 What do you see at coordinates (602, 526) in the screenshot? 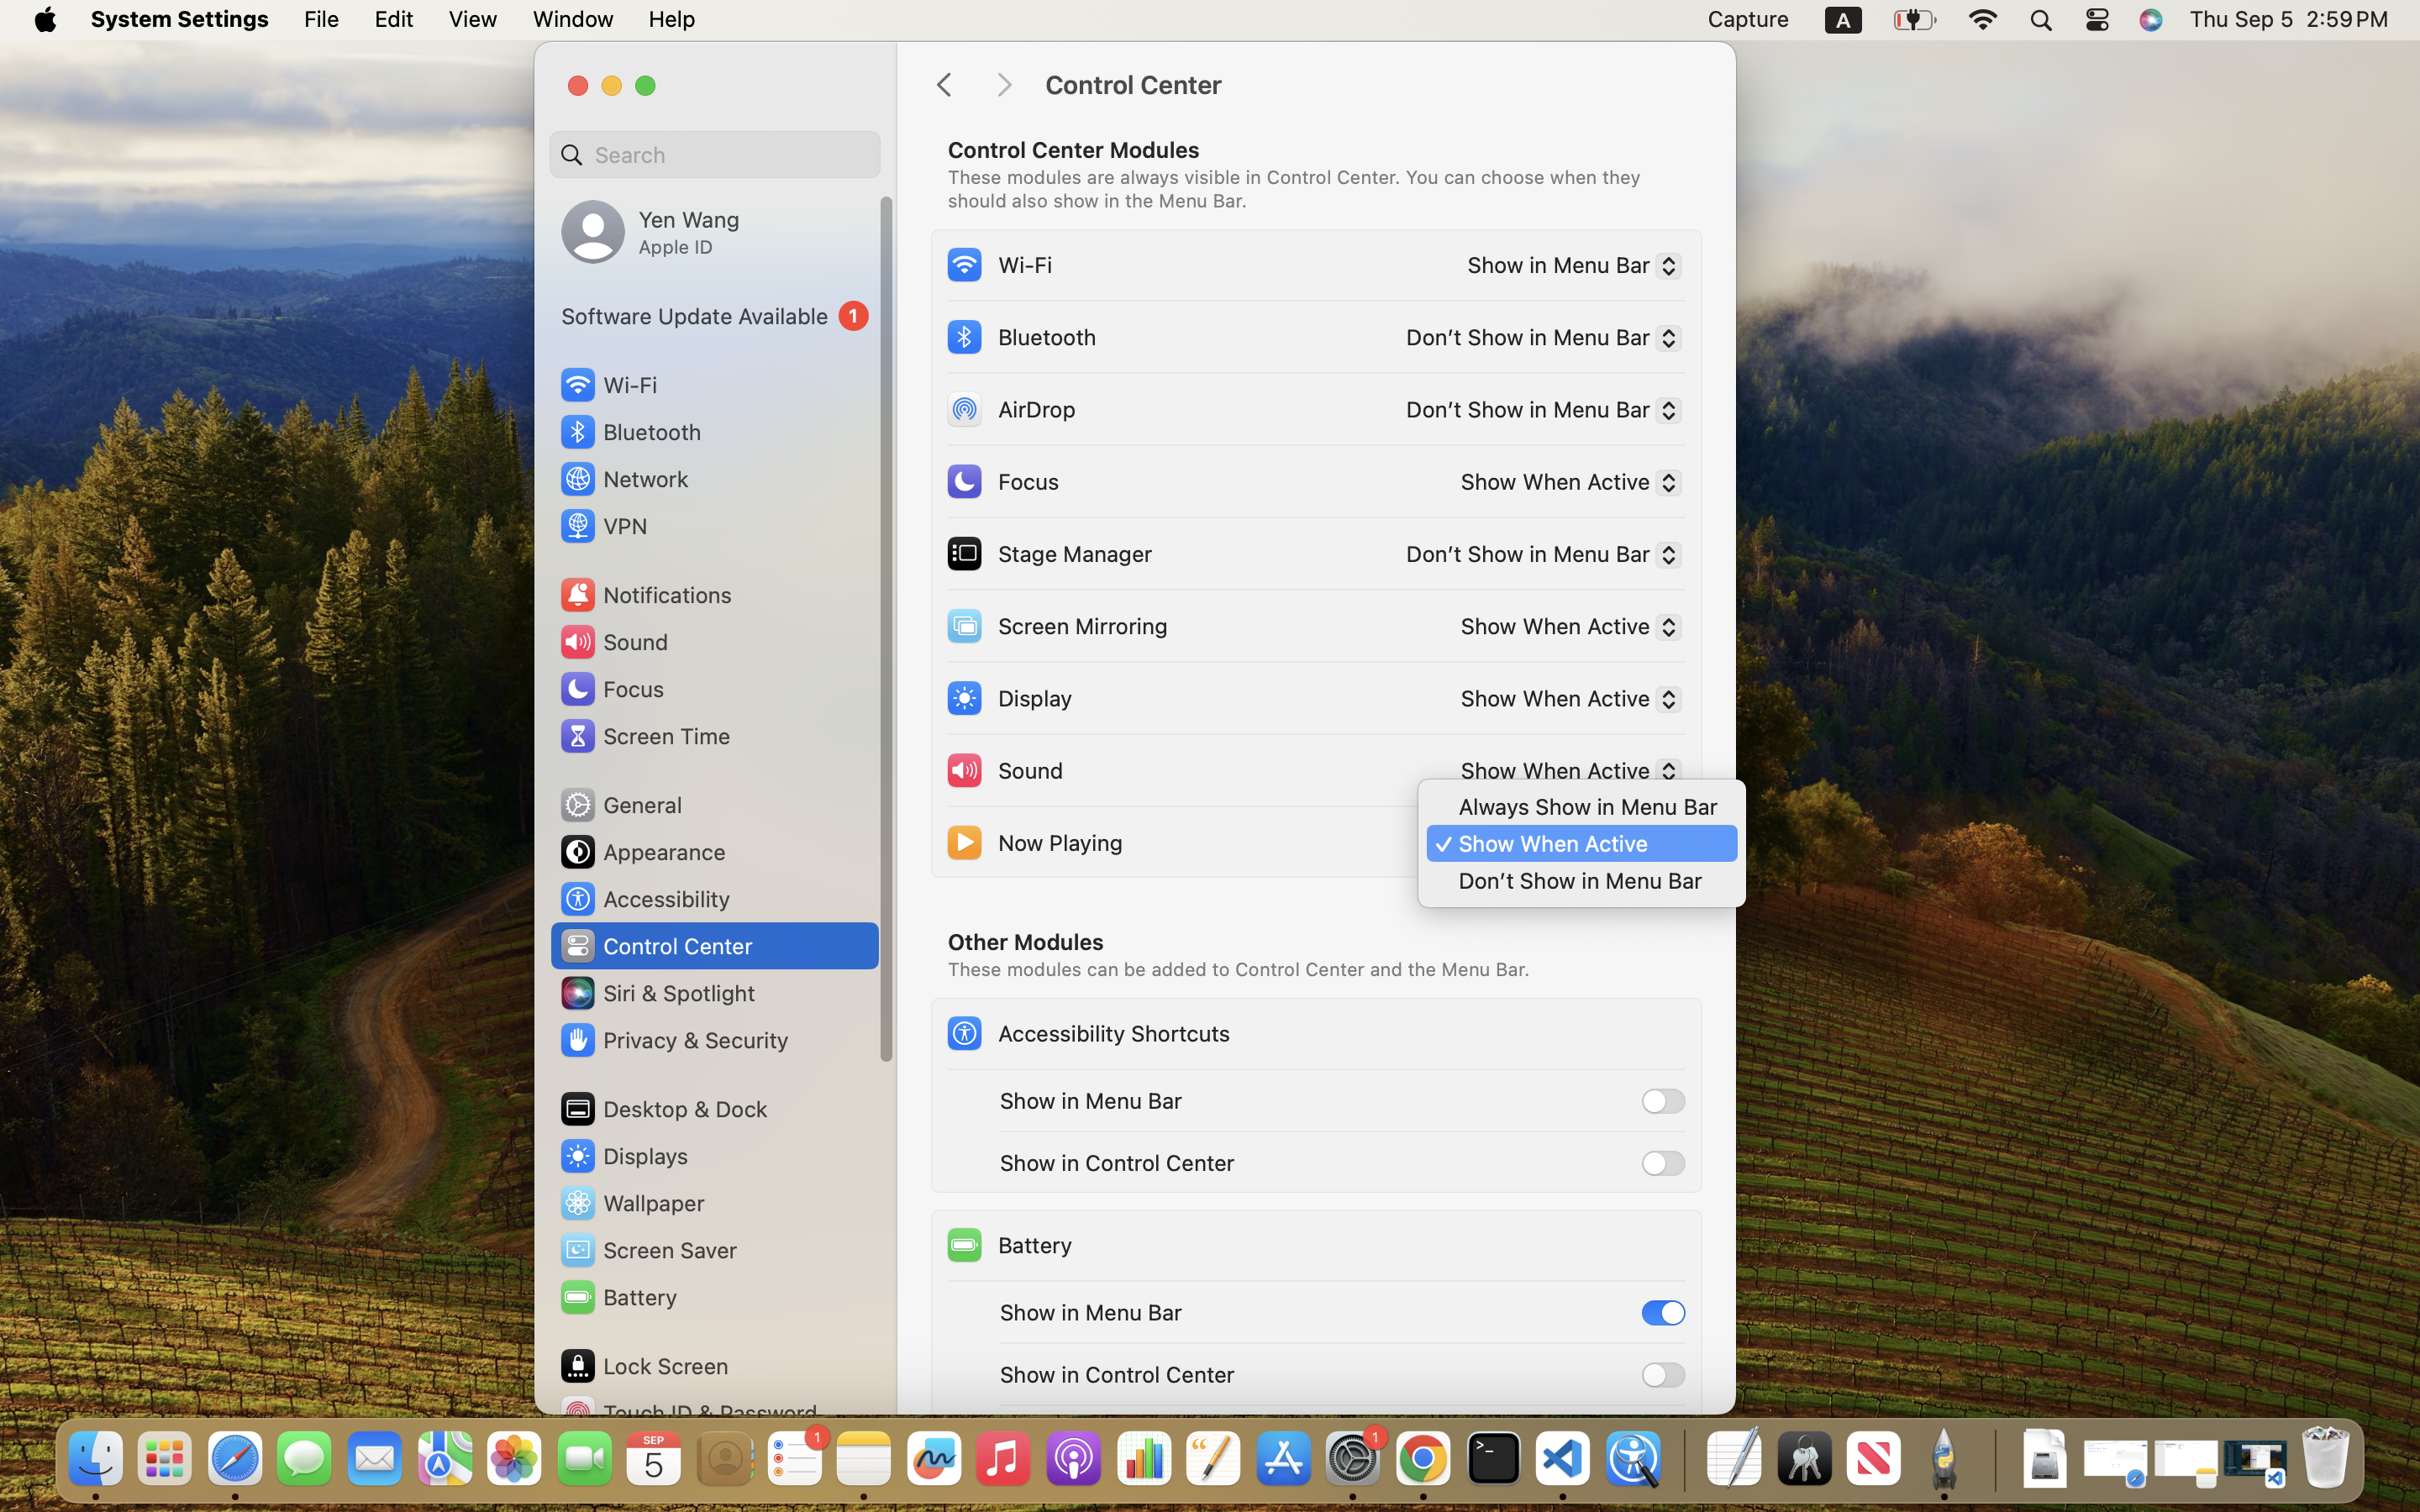
I see `'VPN'` at bounding box center [602, 526].